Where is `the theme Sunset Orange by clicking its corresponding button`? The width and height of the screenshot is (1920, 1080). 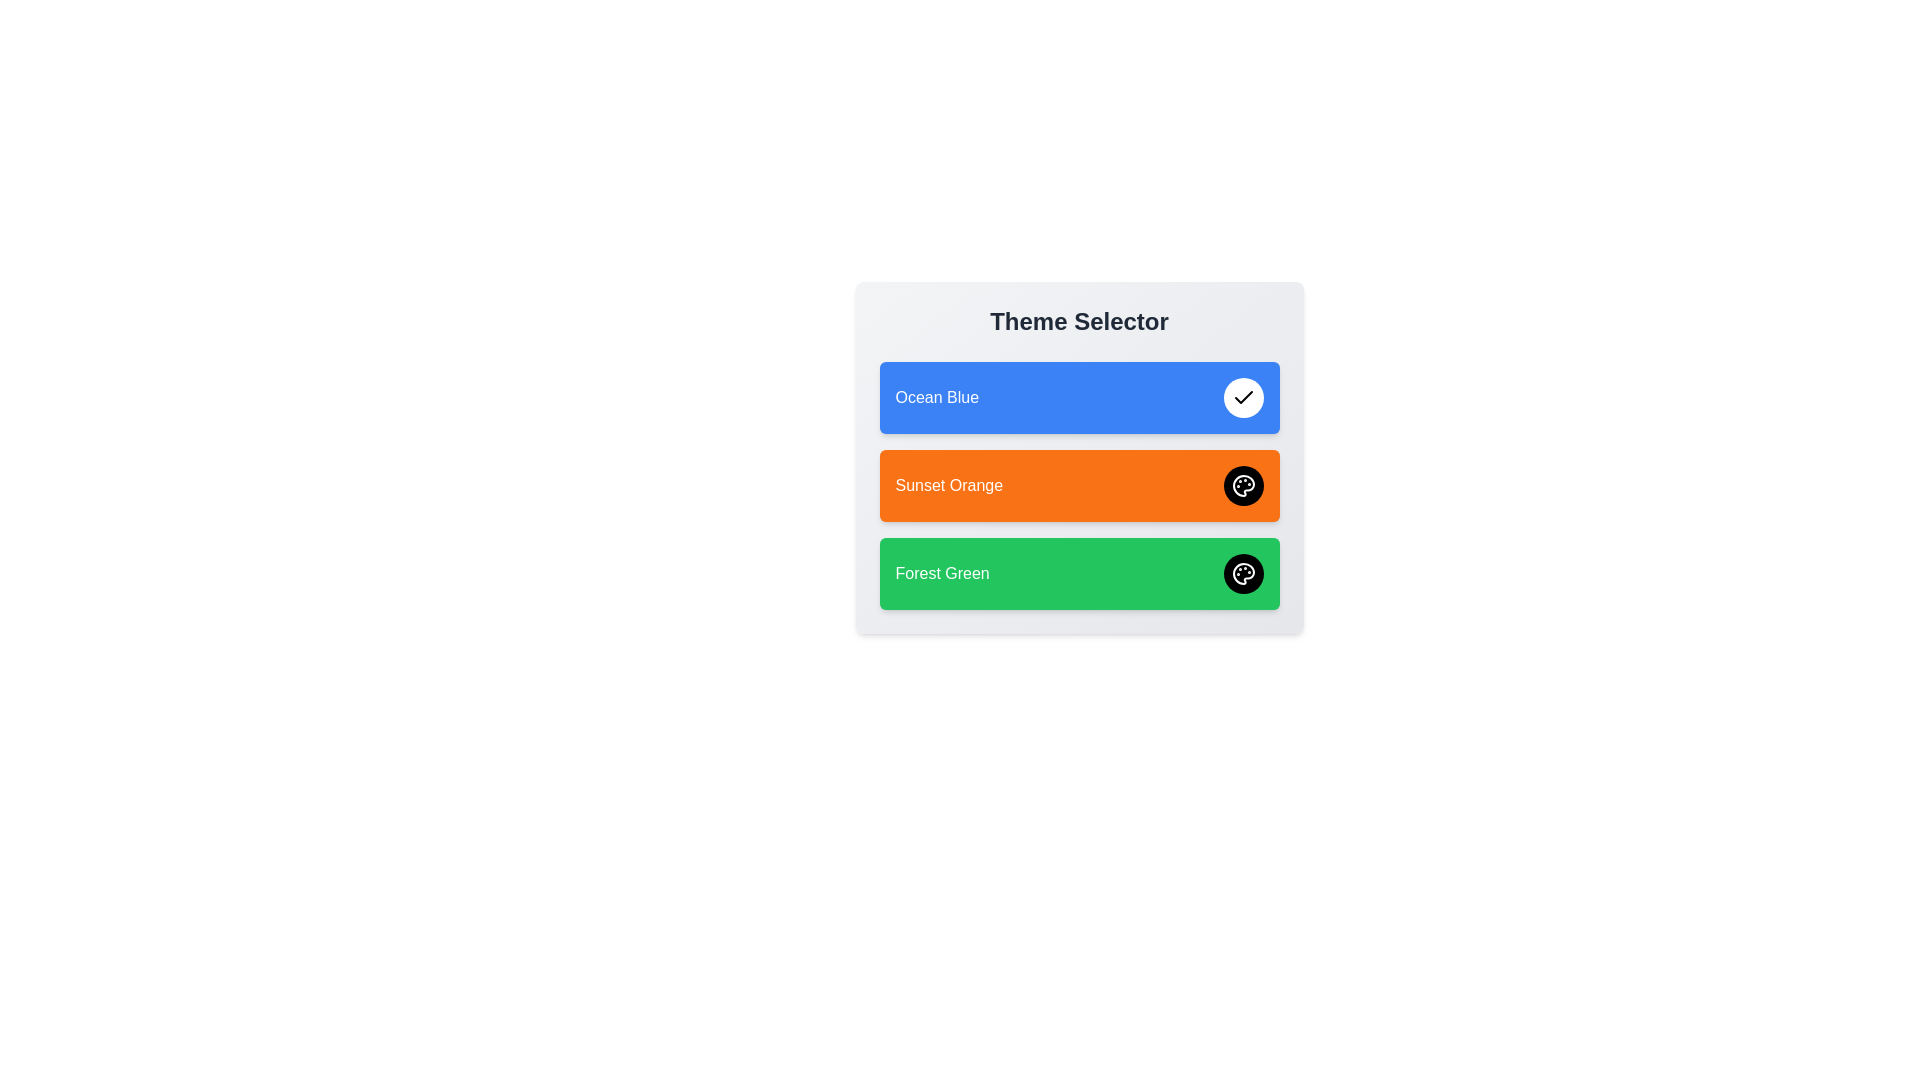 the theme Sunset Orange by clicking its corresponding button is located at coordinates (1242, 486).